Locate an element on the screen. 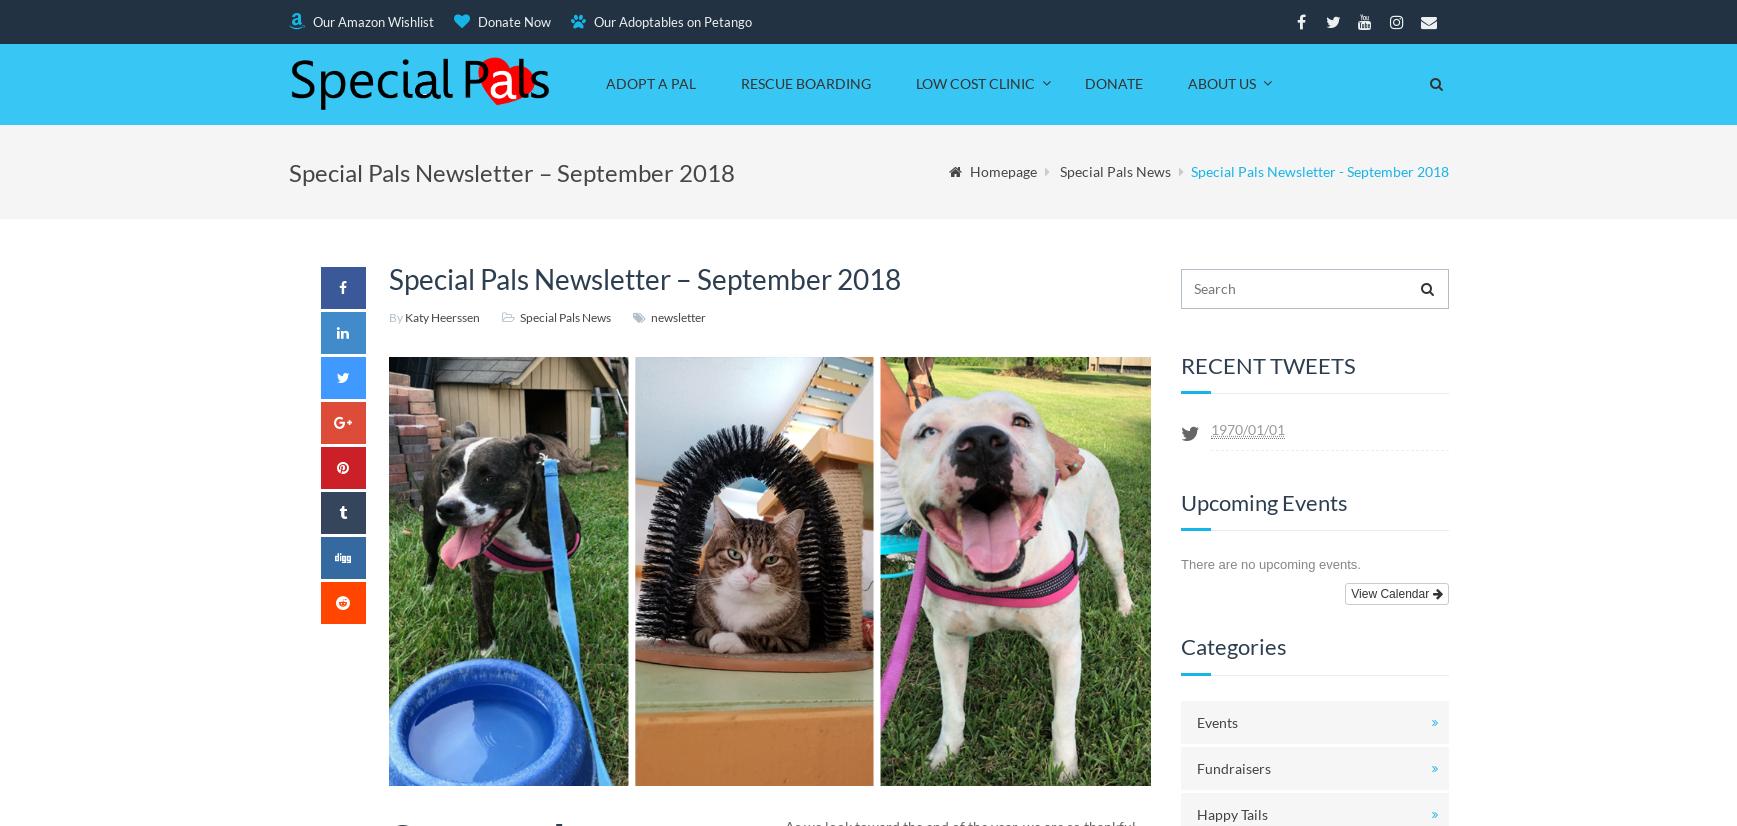 The width and height of the screenshot is (1737, 826). 'By' is located at coordinates (395, 317).